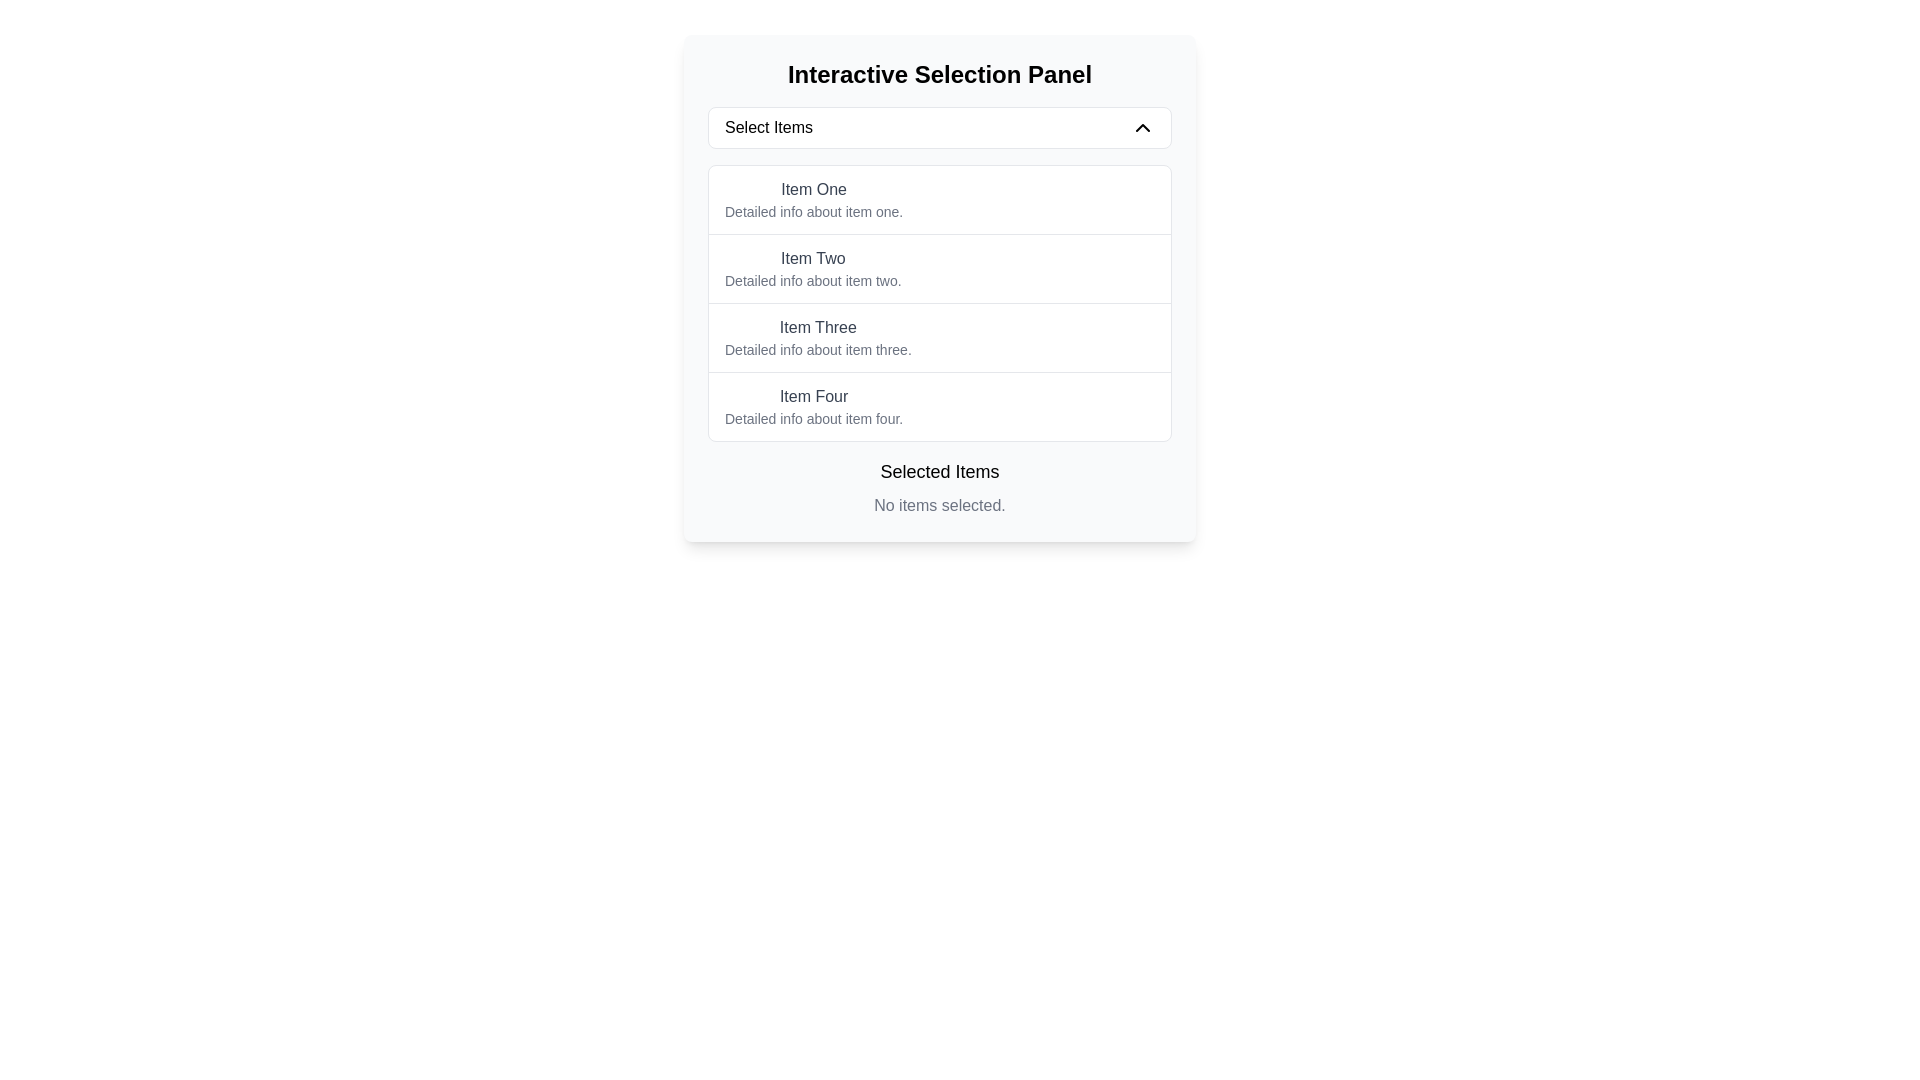 Image resolution: width=1920 pixels, height=1080 pixels. What do you see at coordinates (818, 349) in the screenshot?
I see `the descriptive text display for 'Item Three', which provides additional context about the item` at bounding box center [818, 349].